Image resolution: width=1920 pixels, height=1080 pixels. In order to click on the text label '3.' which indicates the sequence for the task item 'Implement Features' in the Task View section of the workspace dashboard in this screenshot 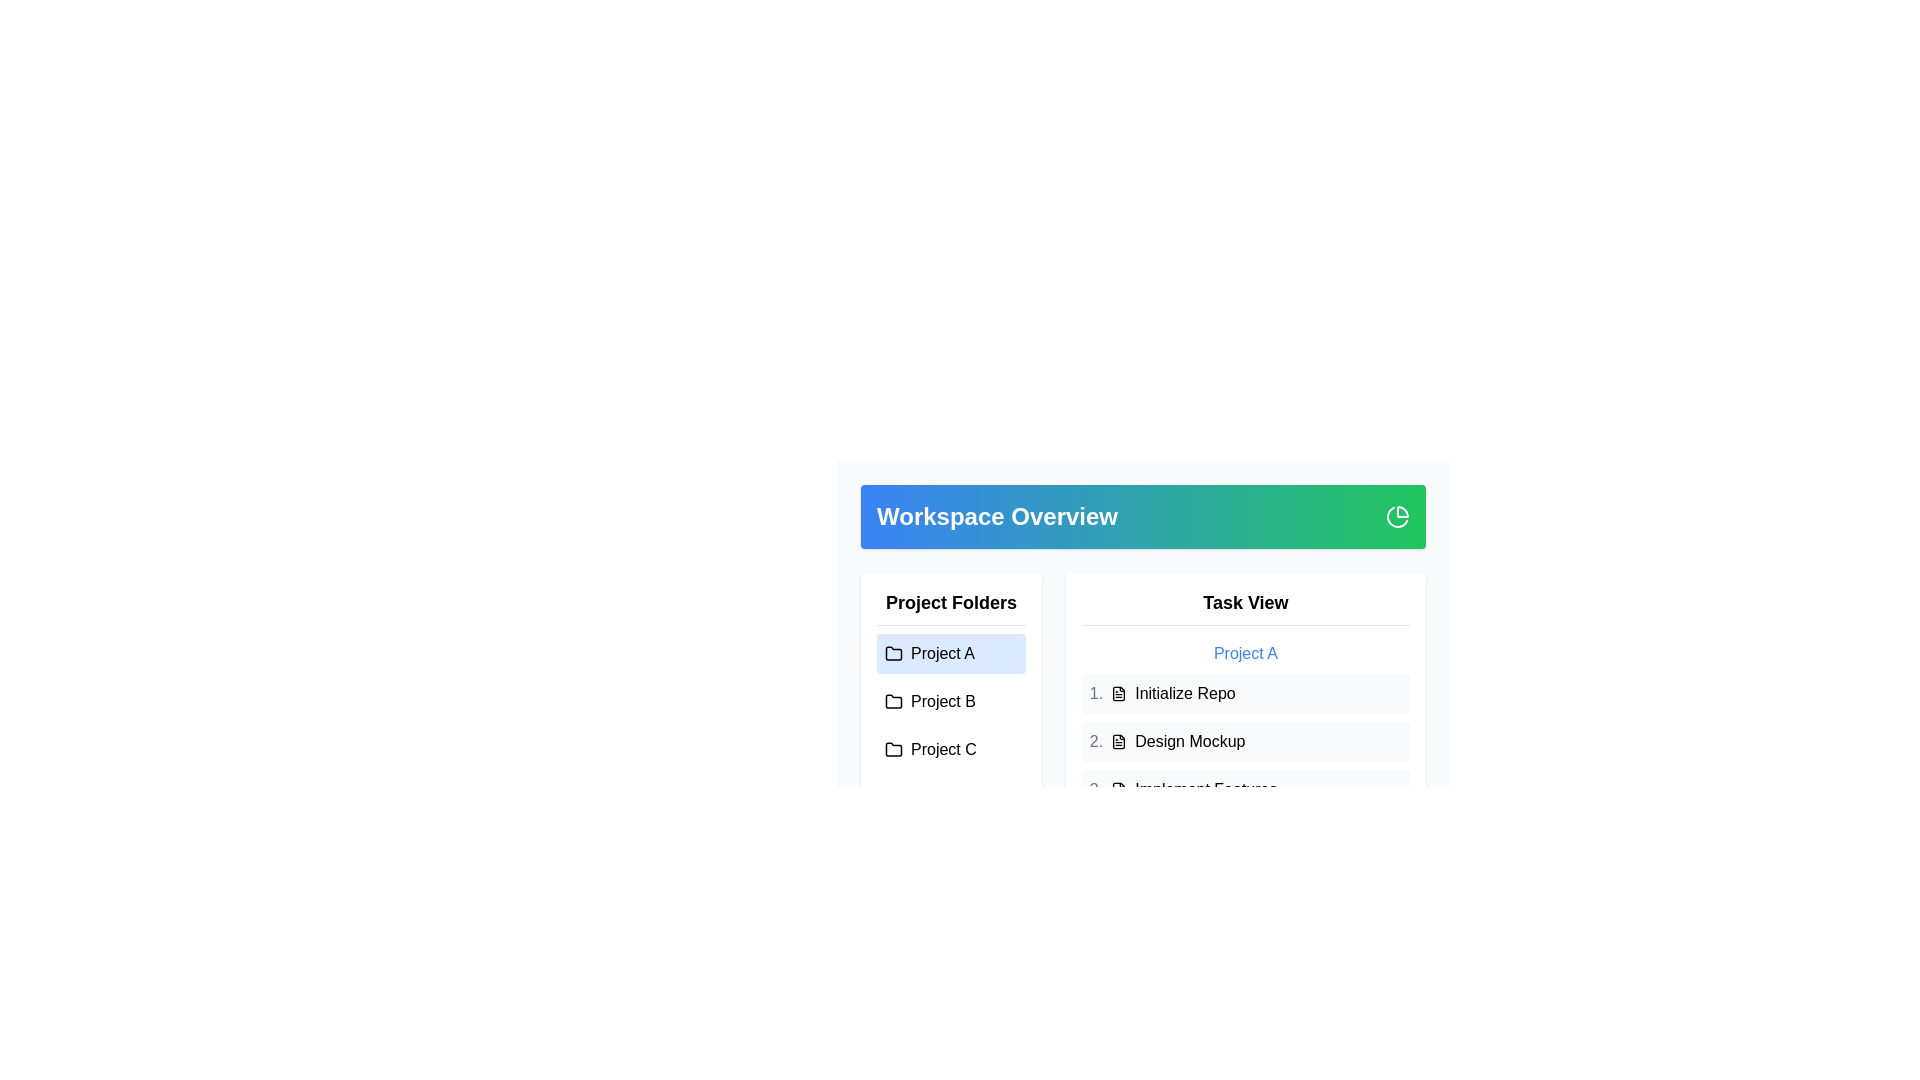, I will do `click(1095, 789)`.